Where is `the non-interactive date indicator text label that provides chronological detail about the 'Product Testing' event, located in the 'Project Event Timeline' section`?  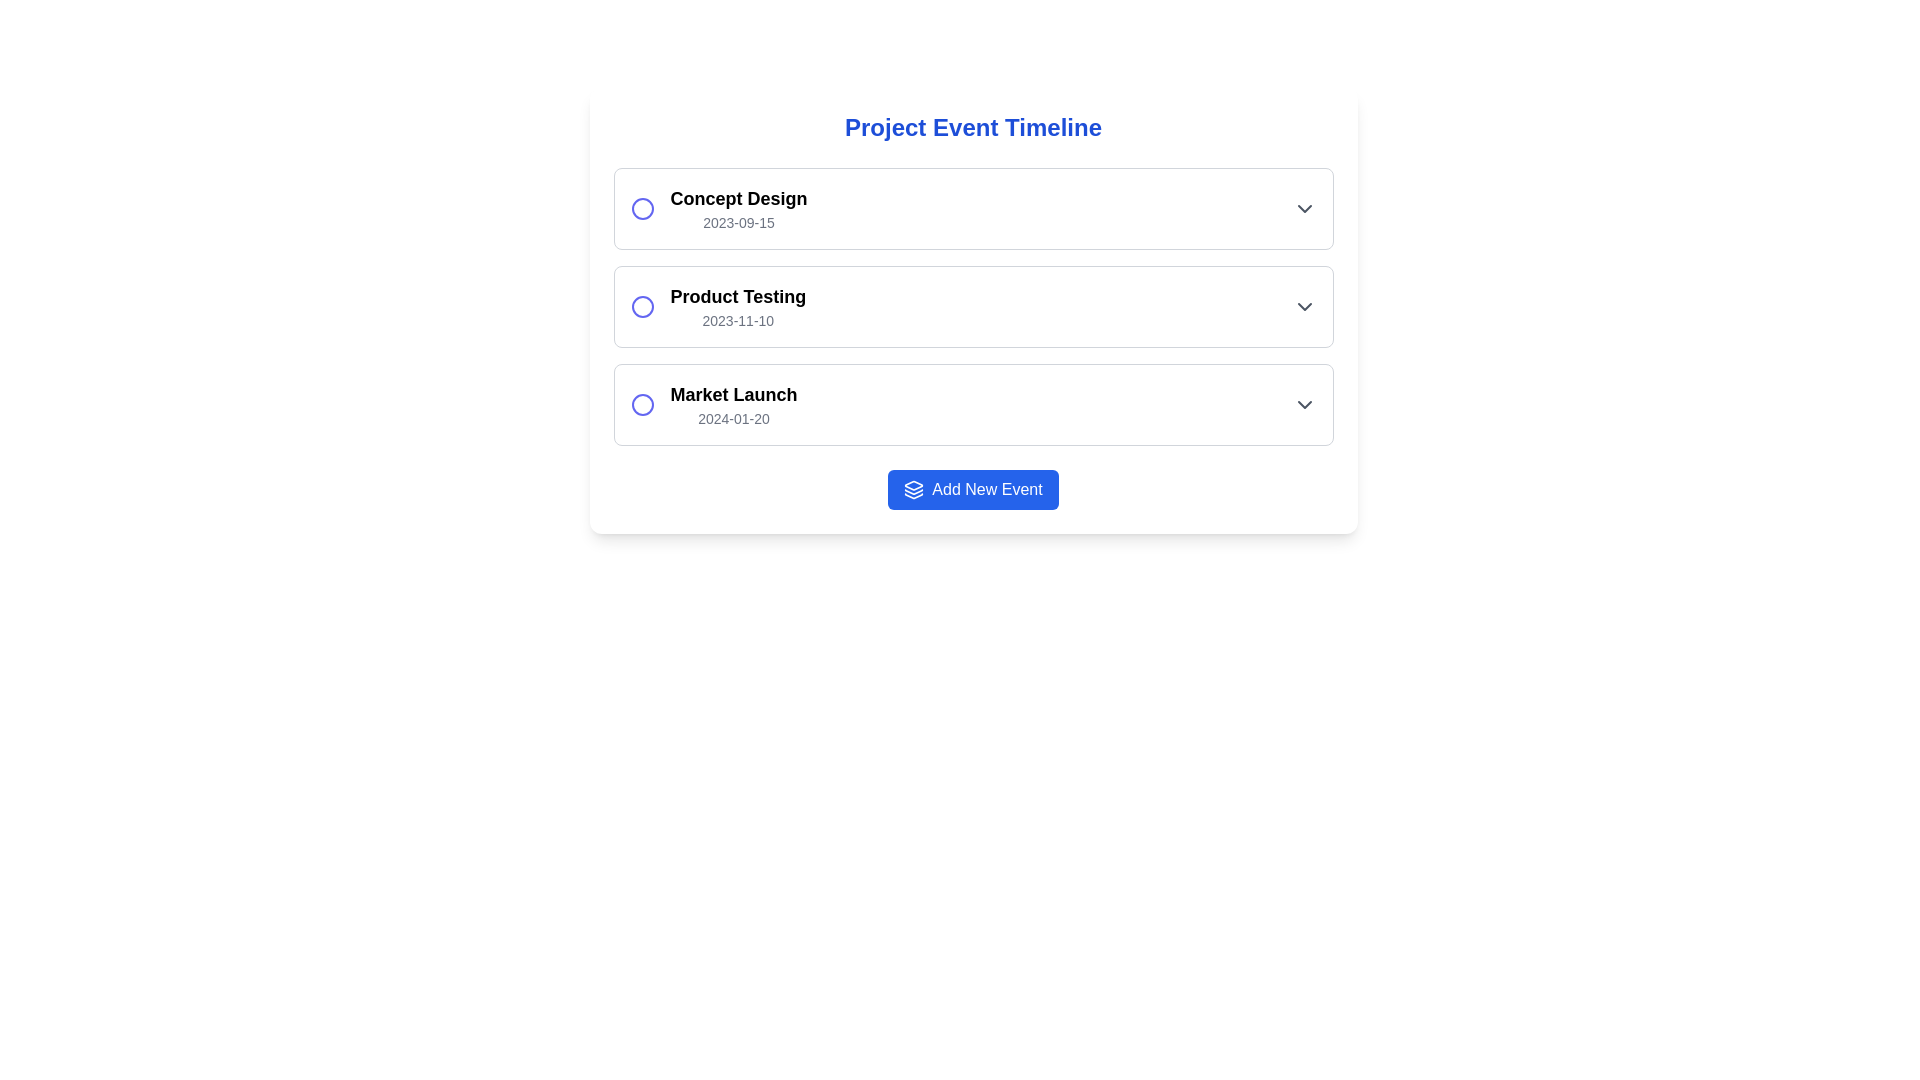
the non-interactive date indicator text label that provides chronological detail about the 'Product Testing' event, located in the 'Project Event Timeline' section is located at coordinates (737, 319).